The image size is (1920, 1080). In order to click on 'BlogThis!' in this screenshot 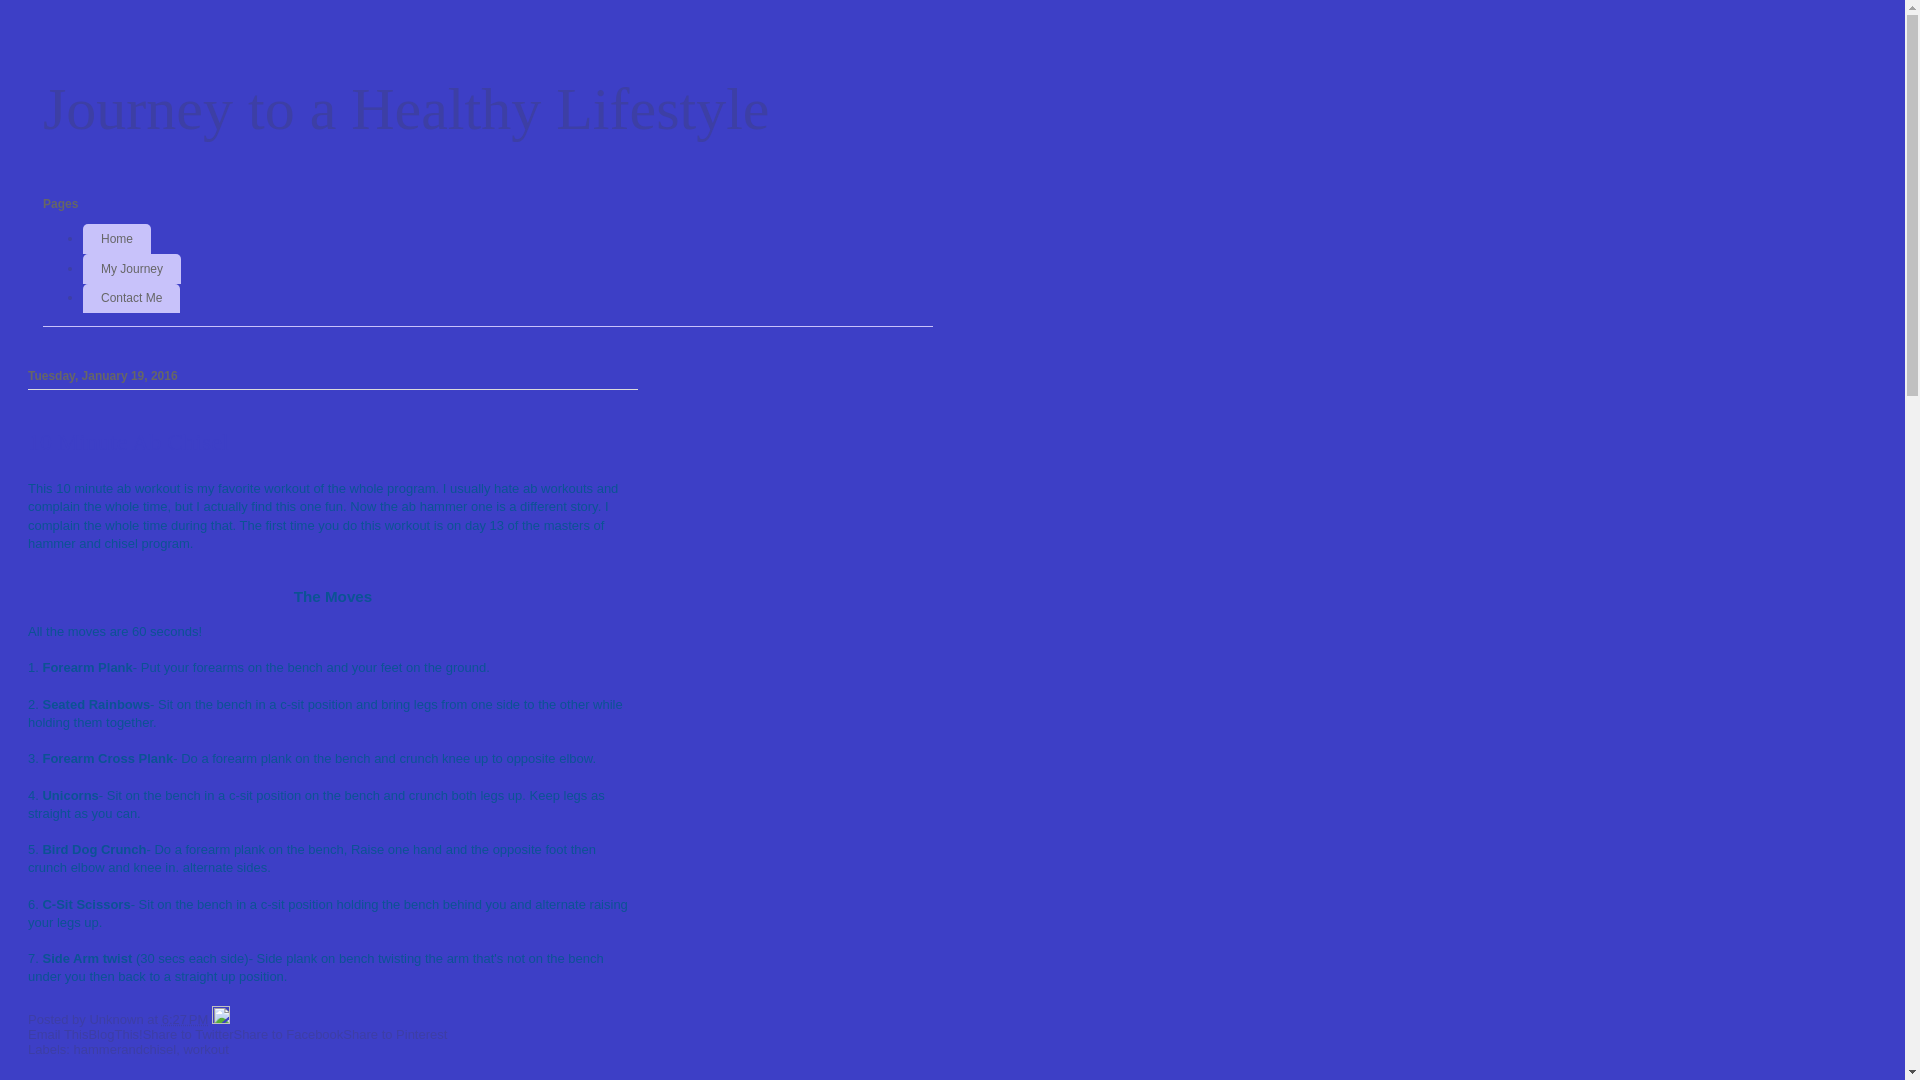, I will do `click(86, 1034)`.